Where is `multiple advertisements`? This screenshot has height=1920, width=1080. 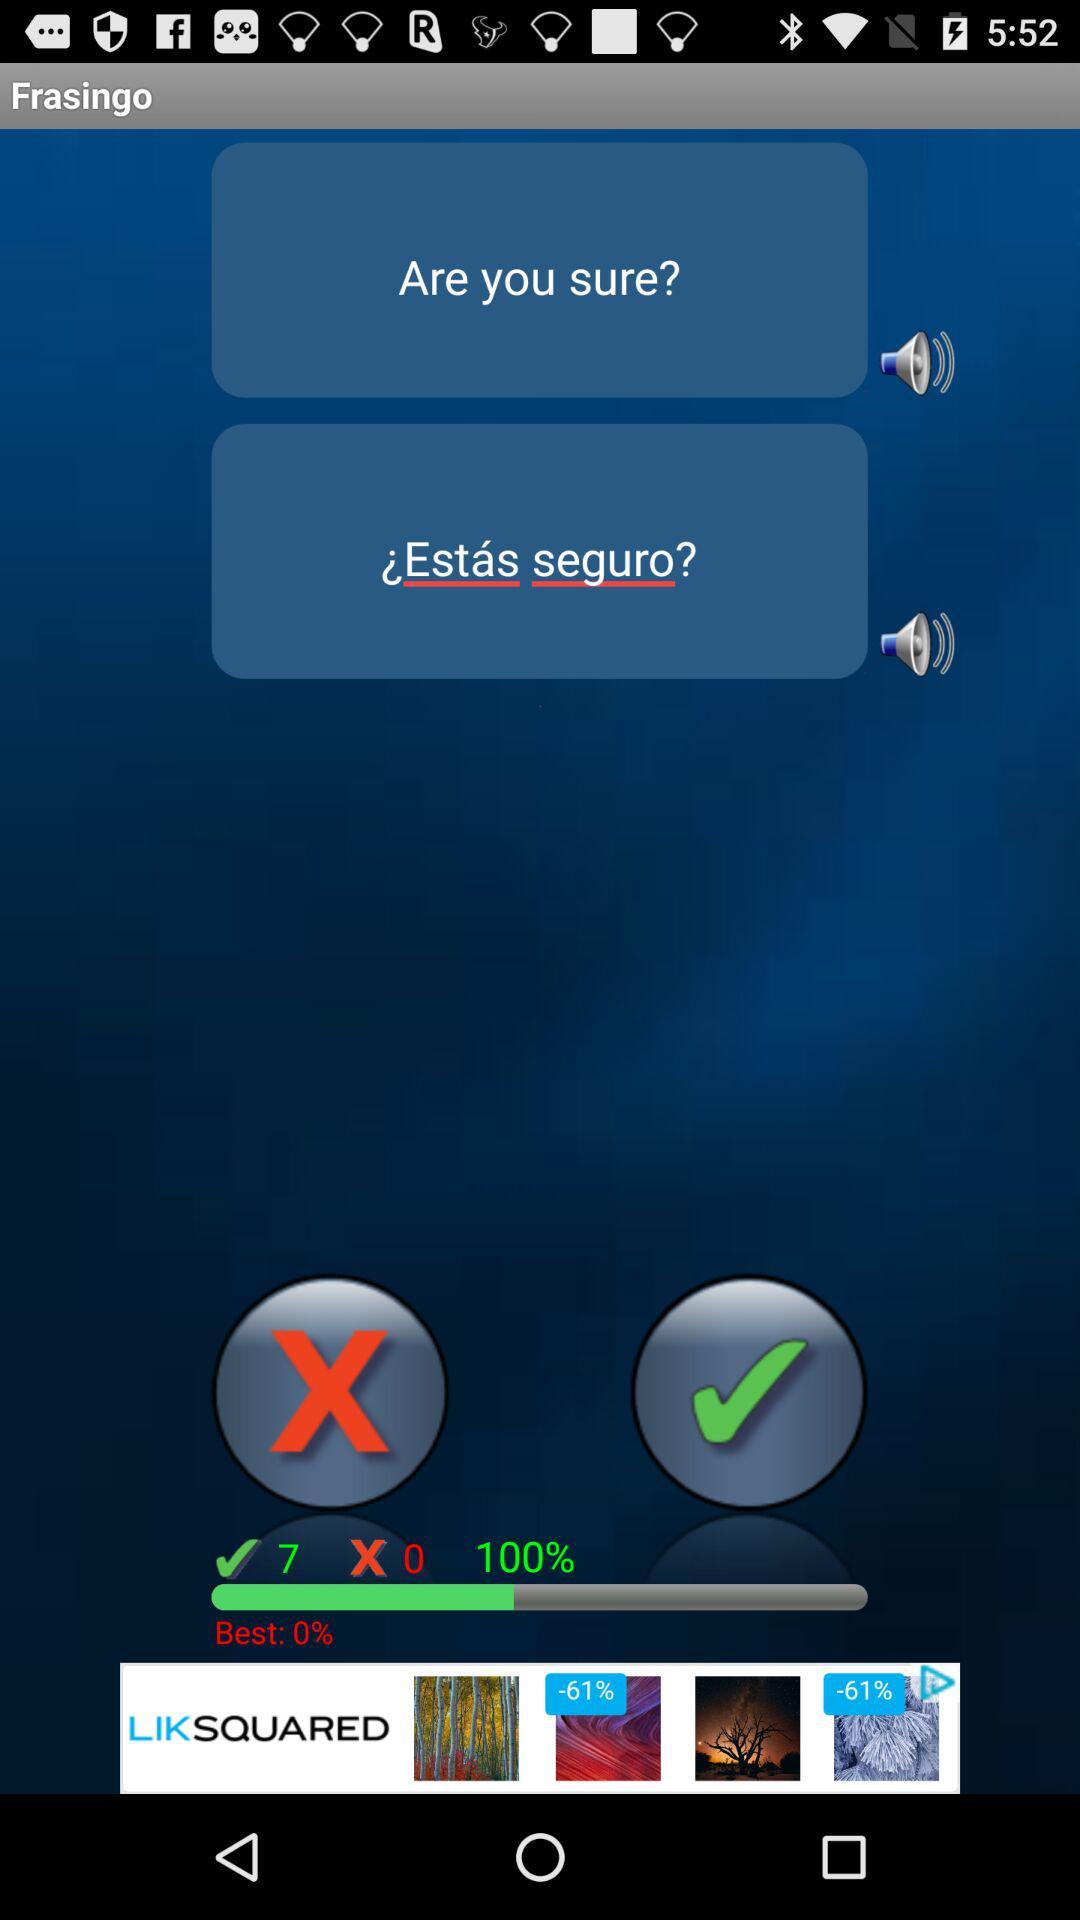
multiple advertisements is located at coordinates (540, 1727).